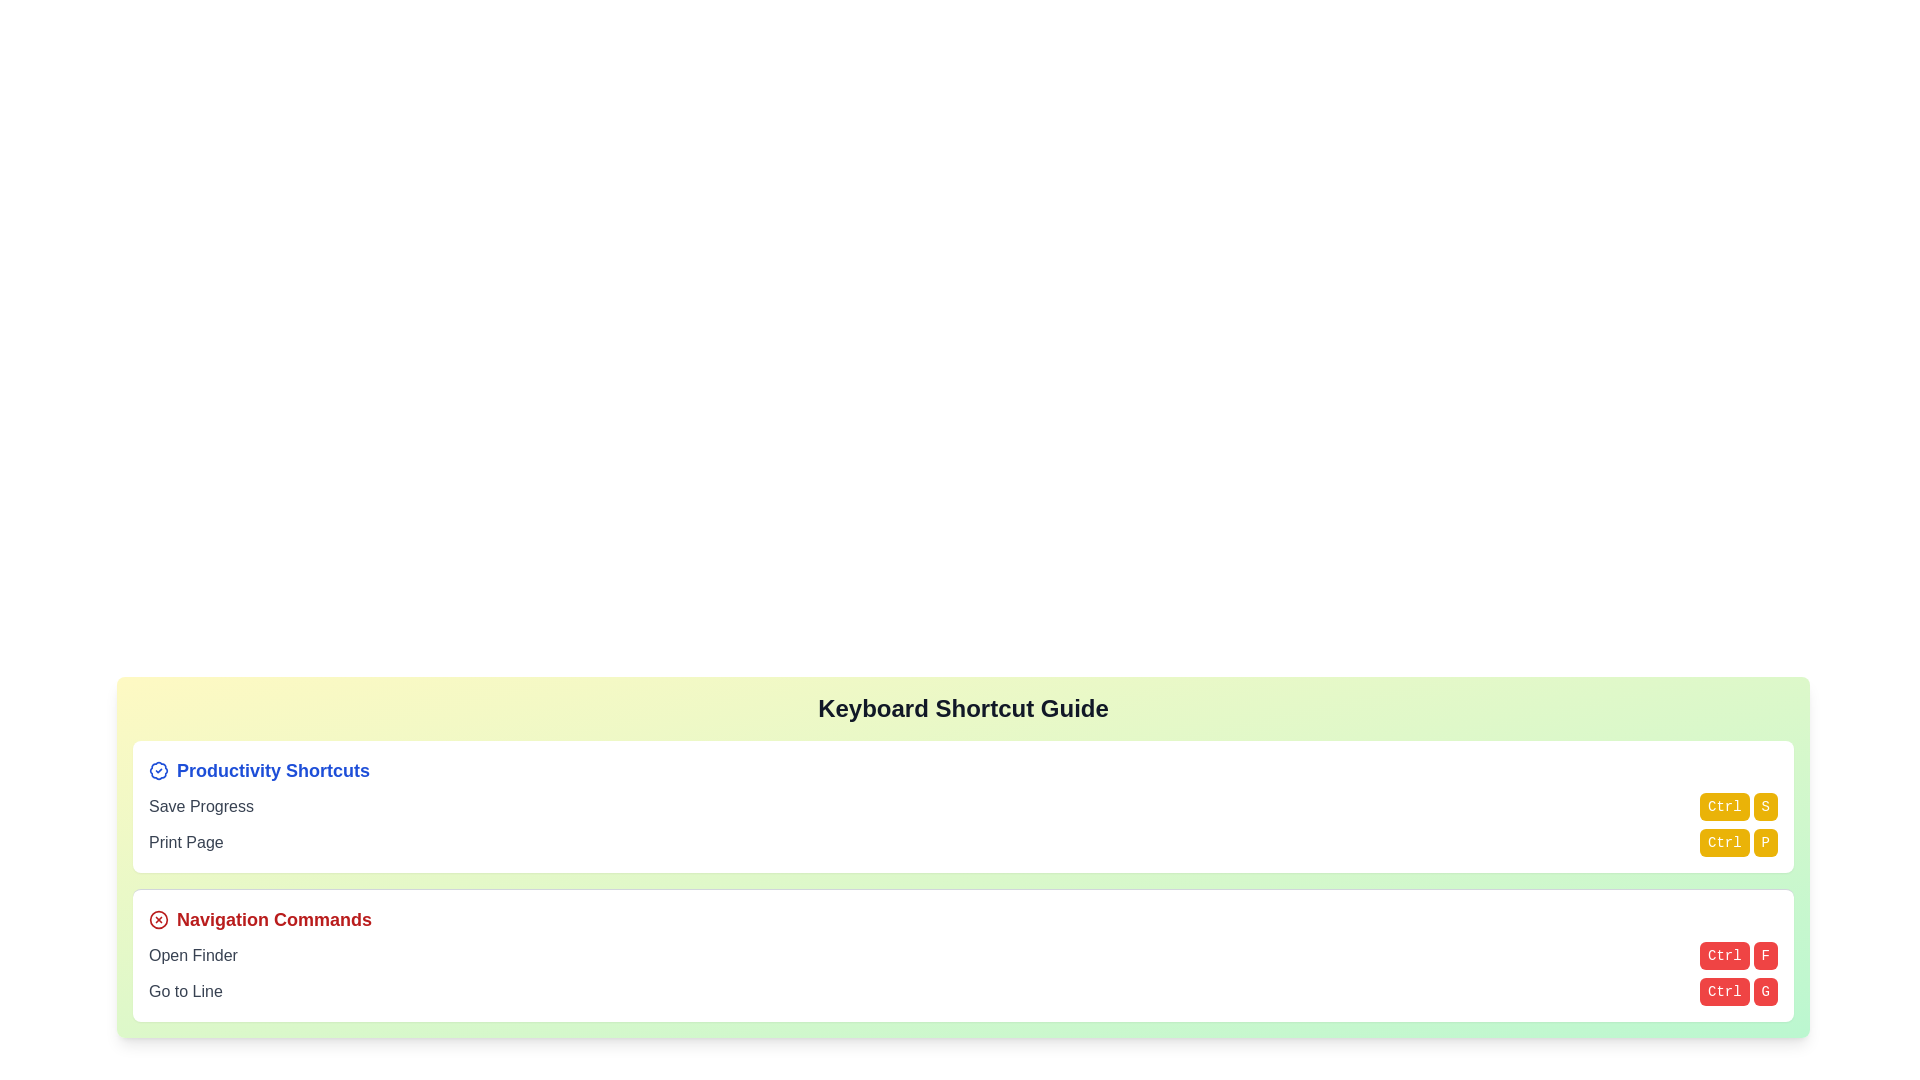 The width and height of the screenshot is (1920, 1080). What do you see at coordinates (185, 991) in the screenshot?
I see `the 'Go to Line' text label within the 'Navigation Commands' section, which is positioned below the 'Open Finder' command` at bounding box center [185, 991].